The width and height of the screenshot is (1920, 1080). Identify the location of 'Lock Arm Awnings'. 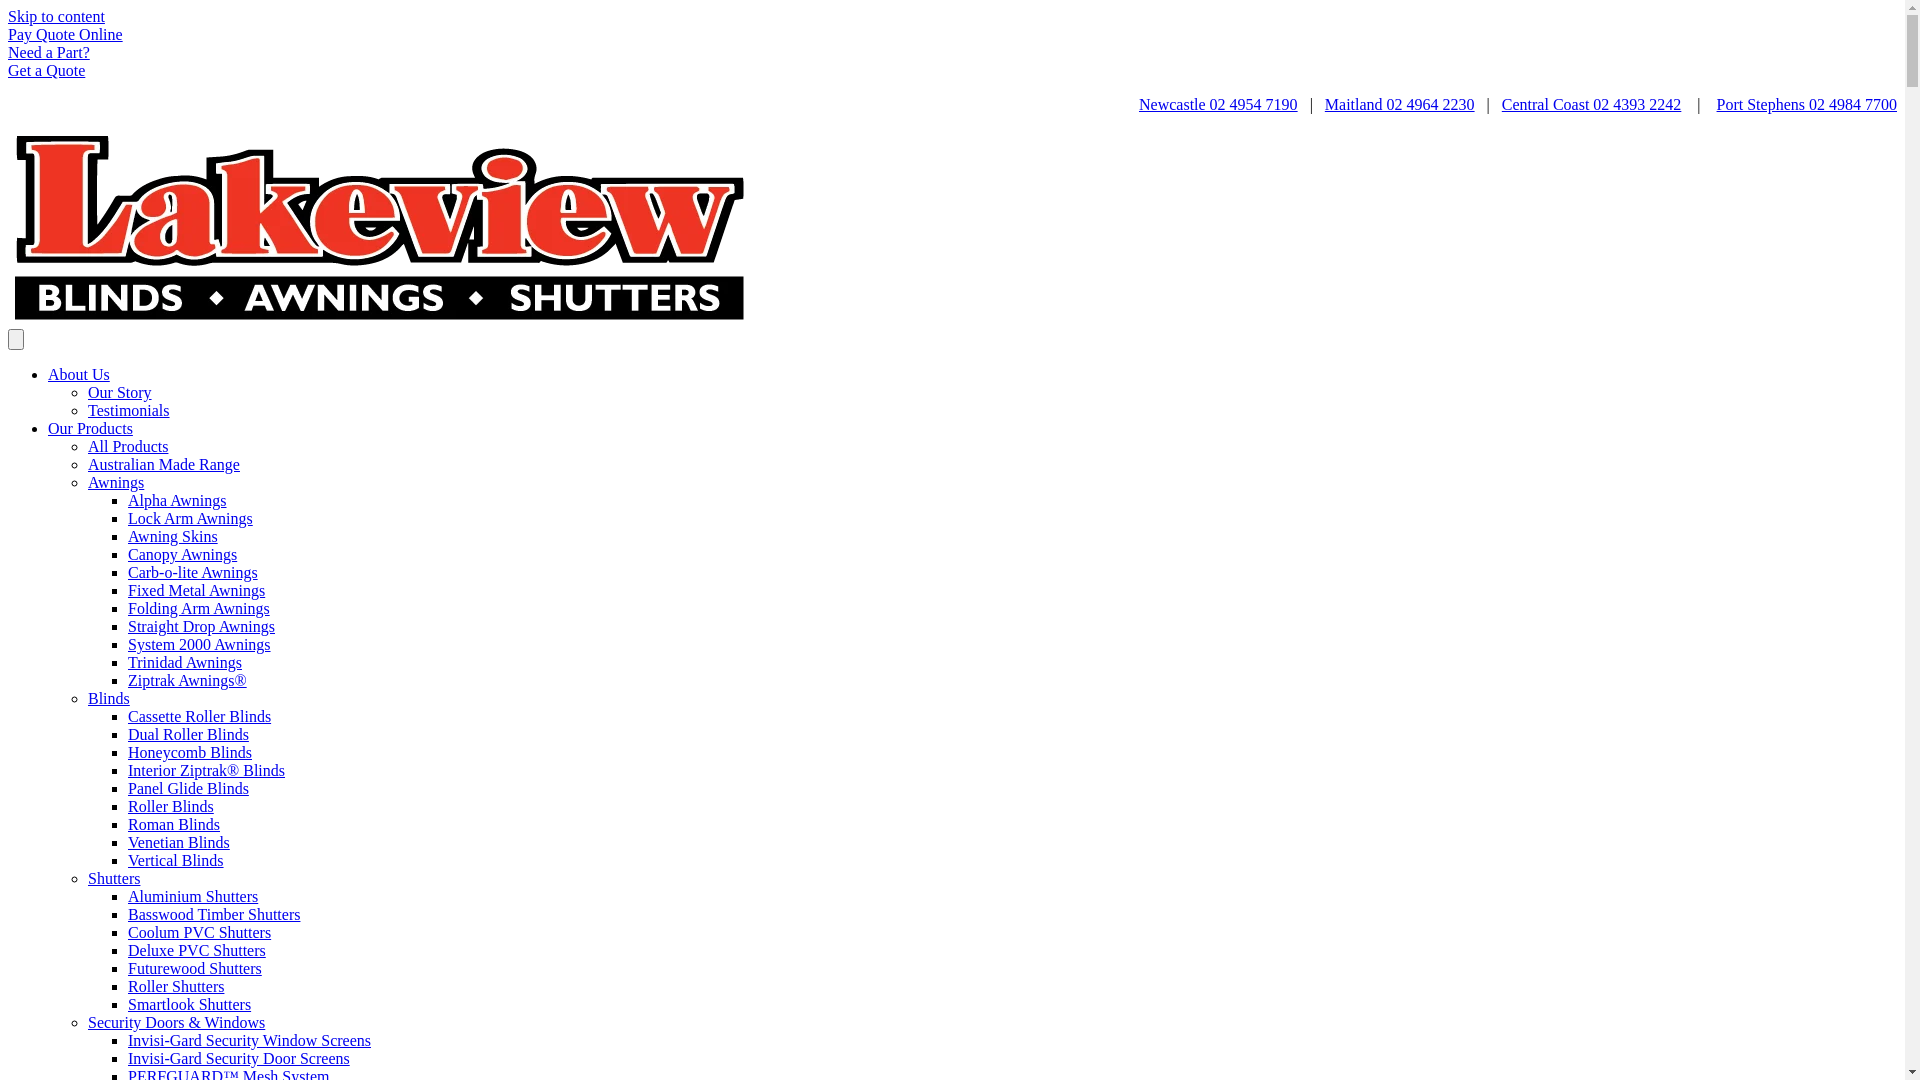
(127, 517).